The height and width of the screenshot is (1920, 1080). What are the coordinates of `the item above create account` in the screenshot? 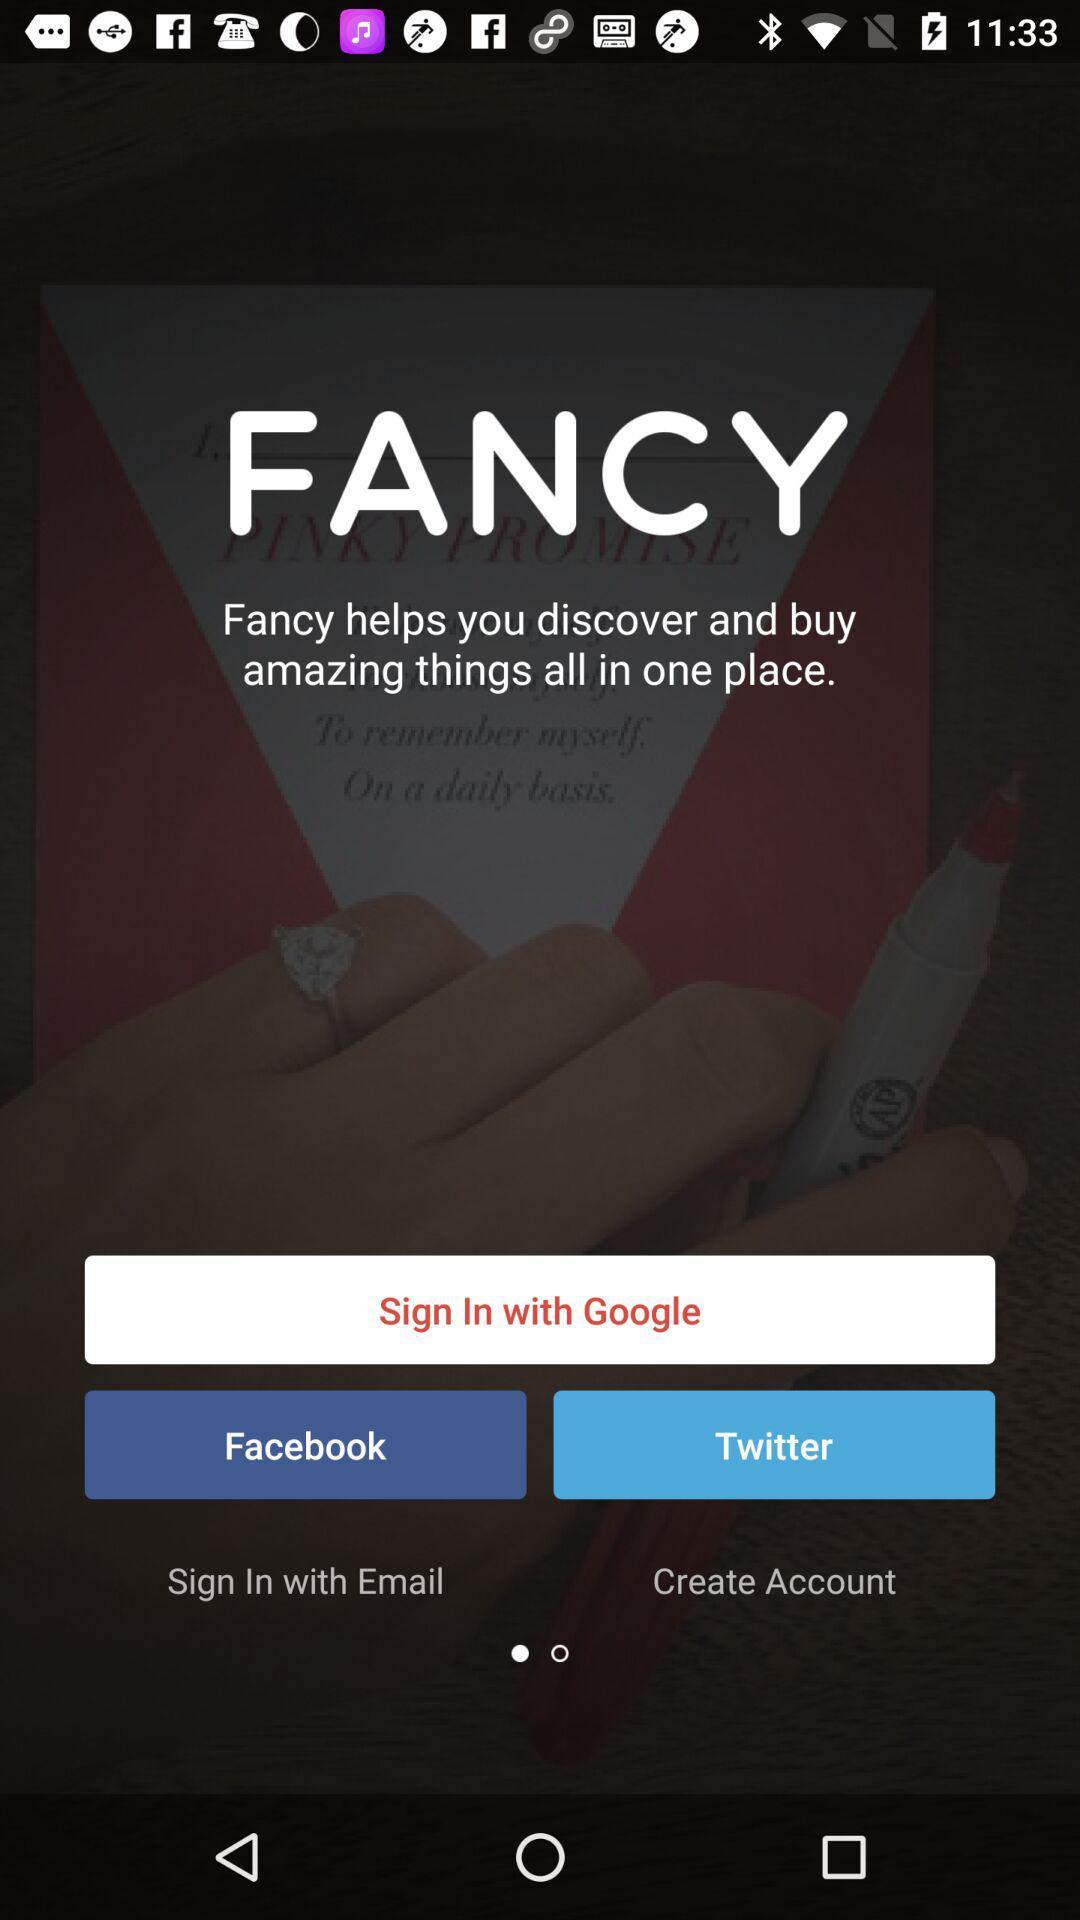 It's located at (773, 1444).